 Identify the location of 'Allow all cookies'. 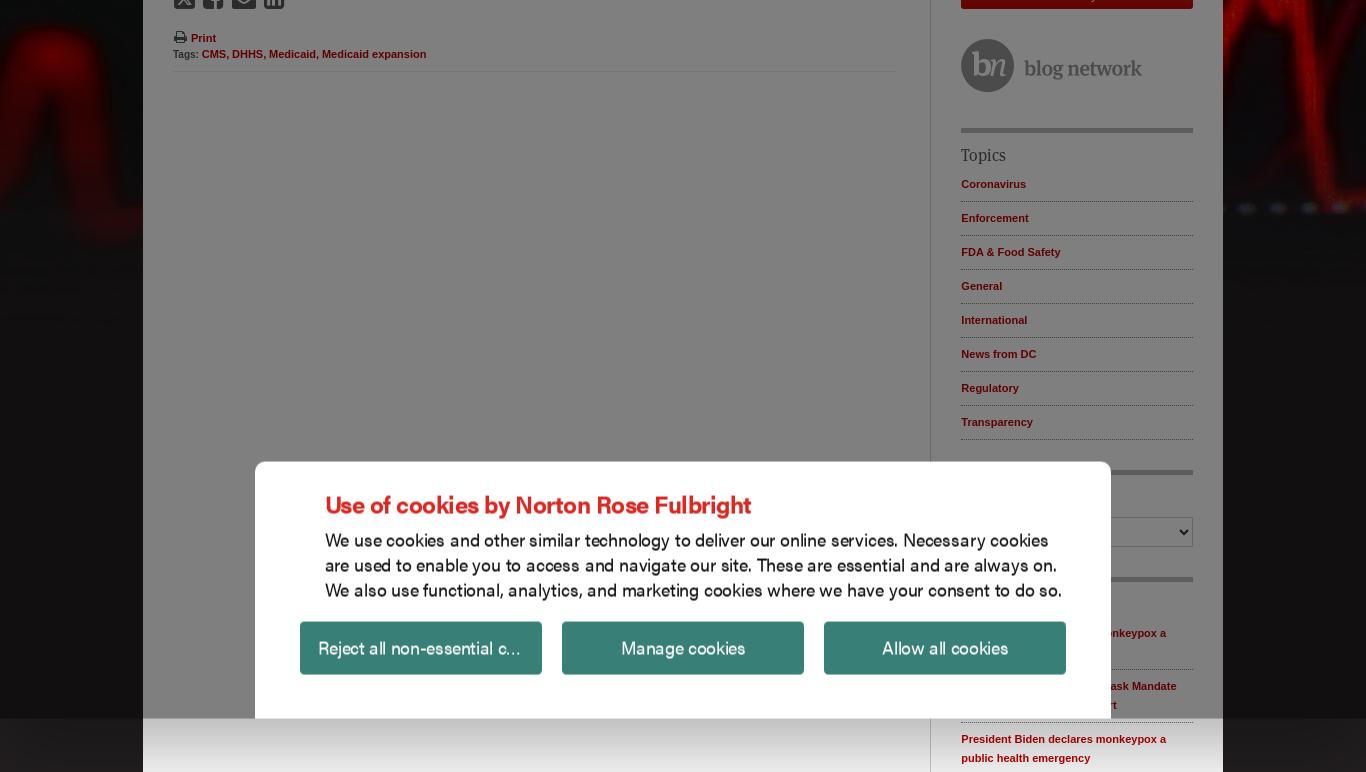
(881, 156).